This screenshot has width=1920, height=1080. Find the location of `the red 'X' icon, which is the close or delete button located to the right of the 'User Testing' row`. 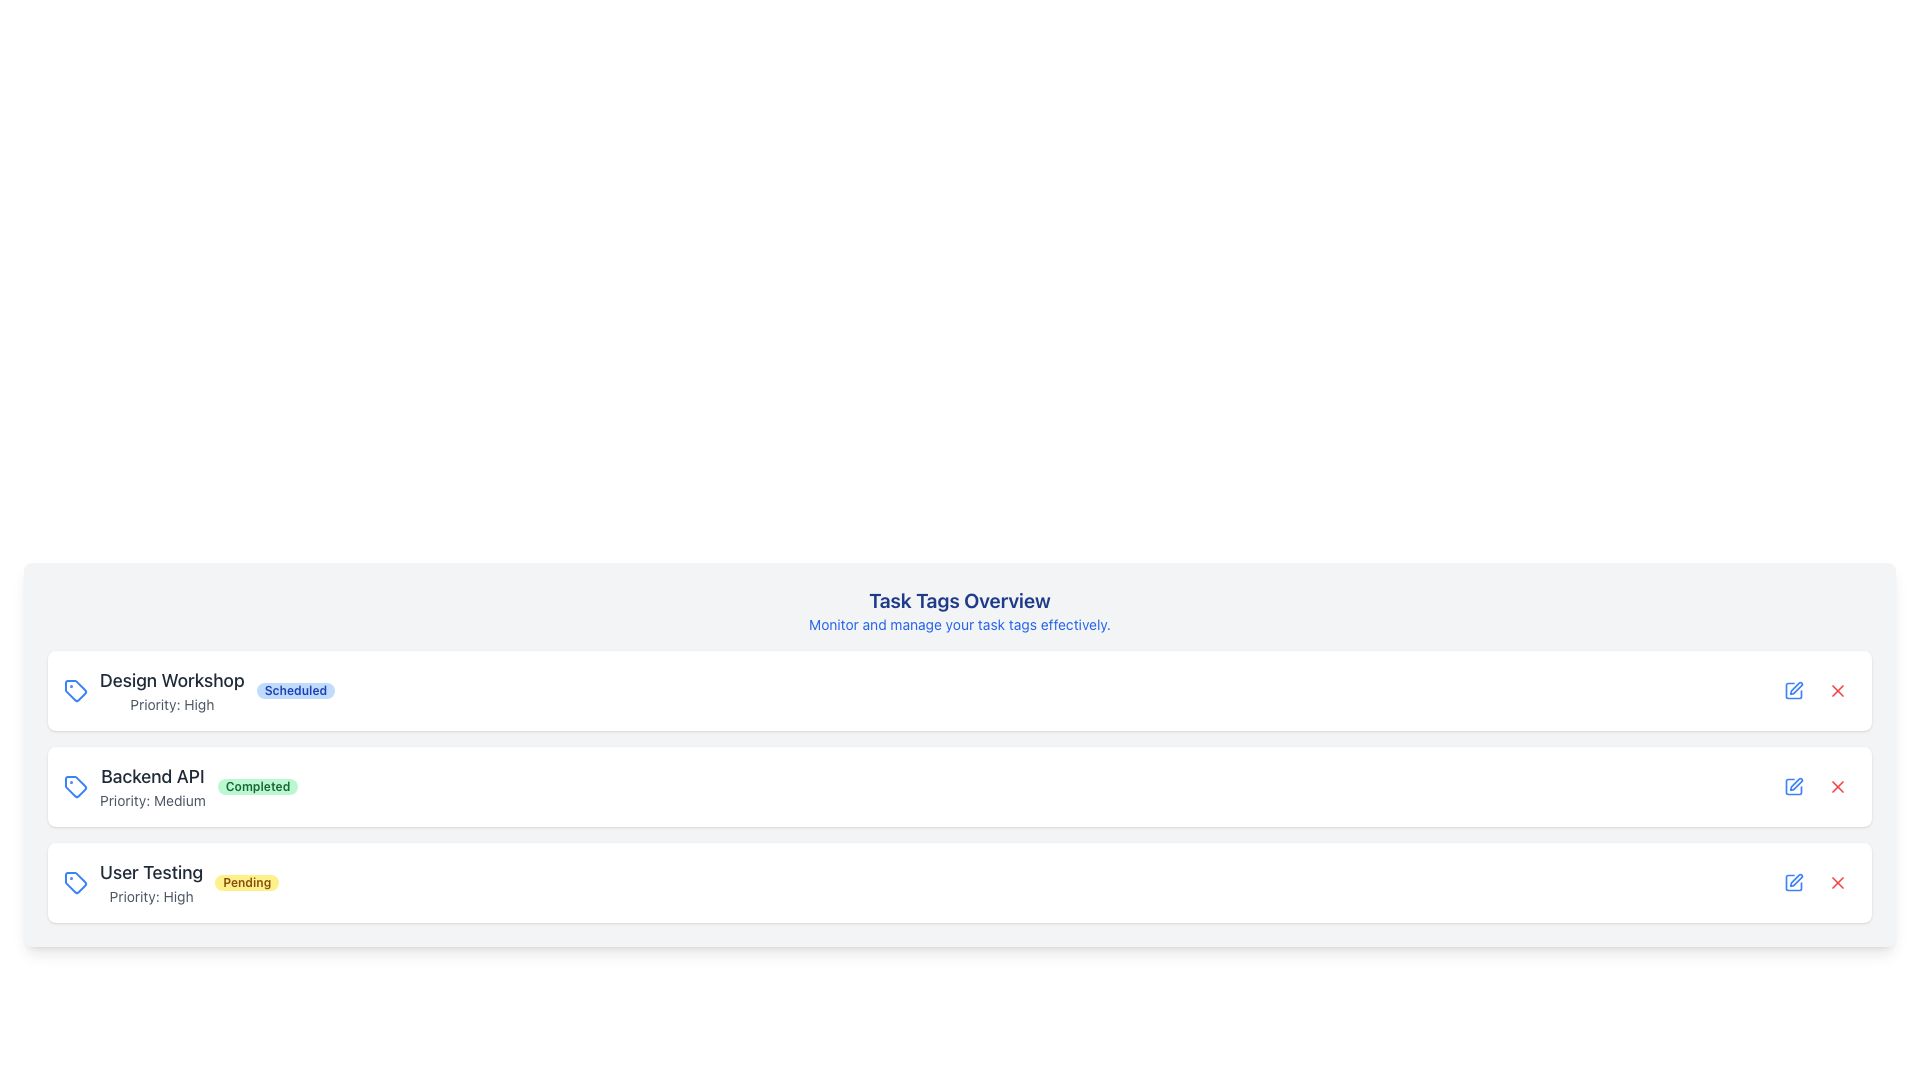

the red 'X' icon, which is the close or delete button located to the right of the 'User Testing' row is located at coordinates (1838, 882).